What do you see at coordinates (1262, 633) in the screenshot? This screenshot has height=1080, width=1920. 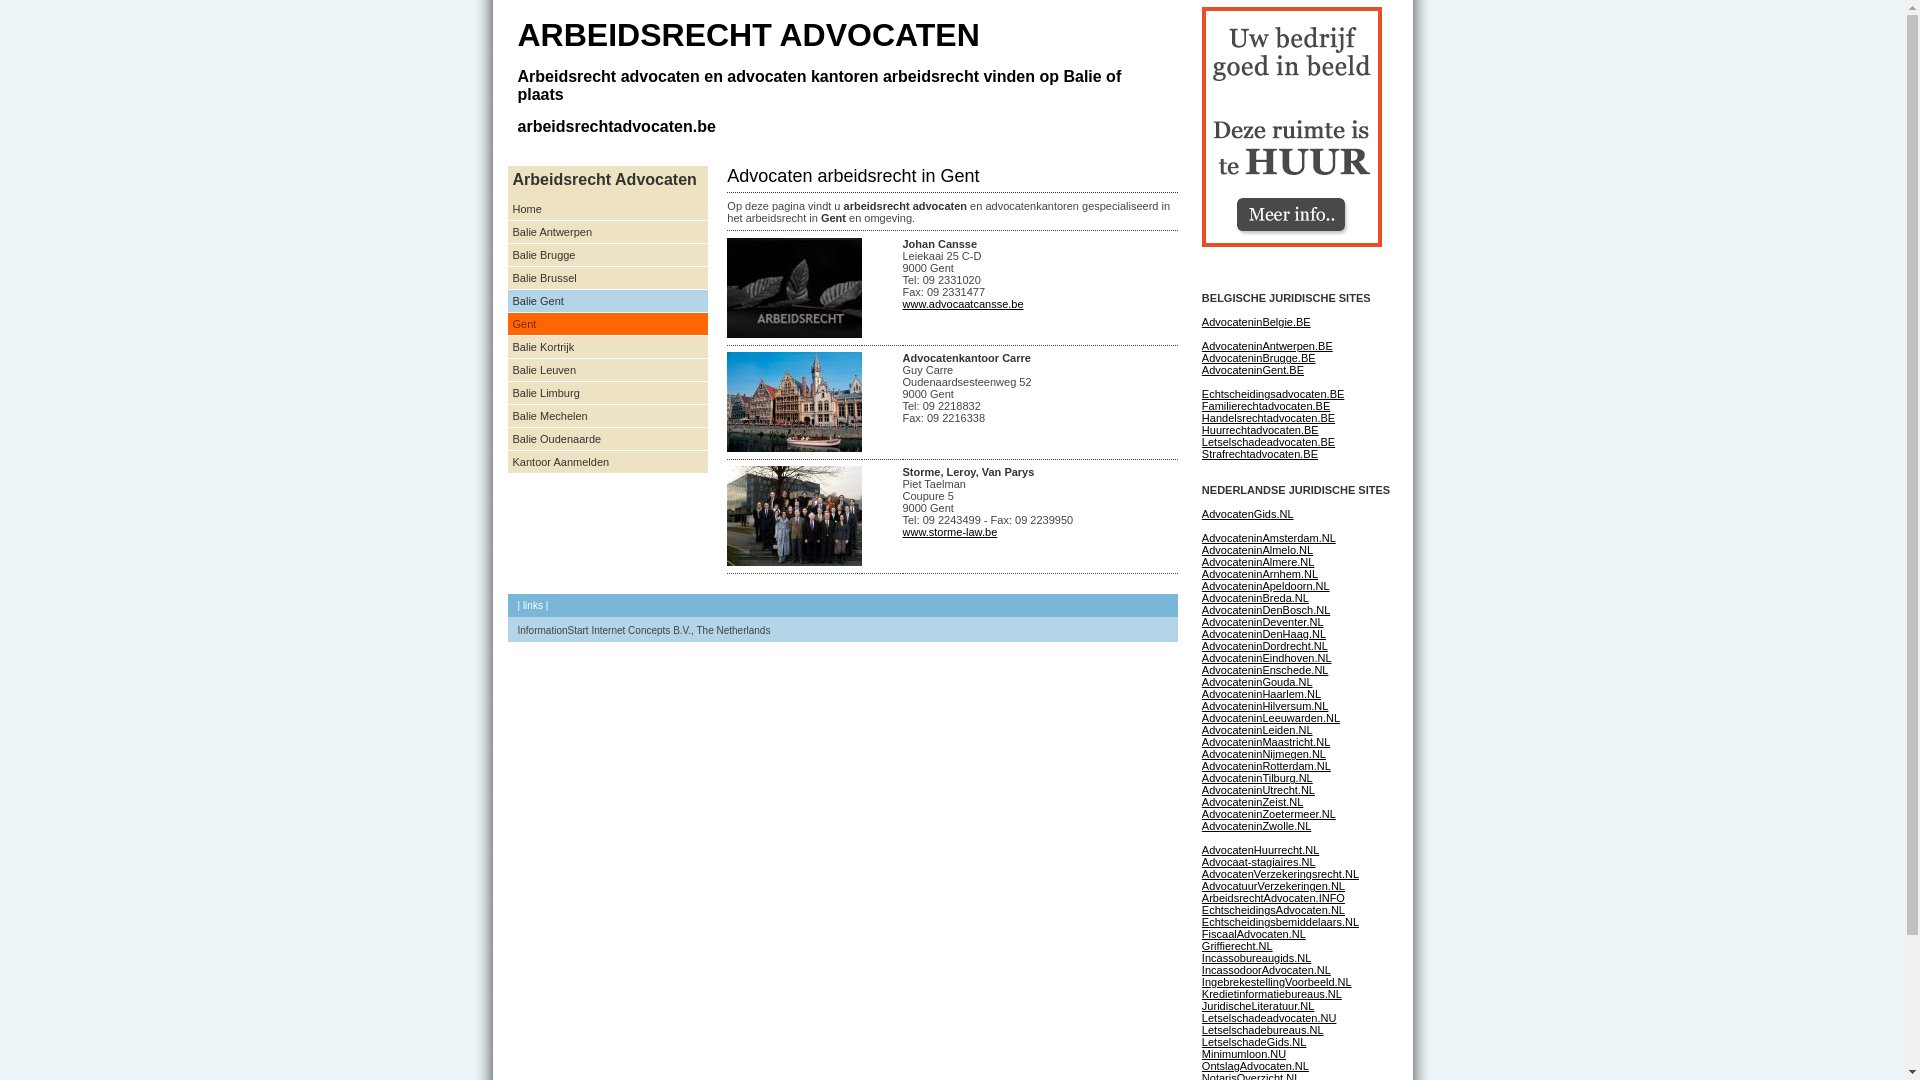 I see `'AdvocateninDenHaag.NL'` at bounding box center [1262, 633].